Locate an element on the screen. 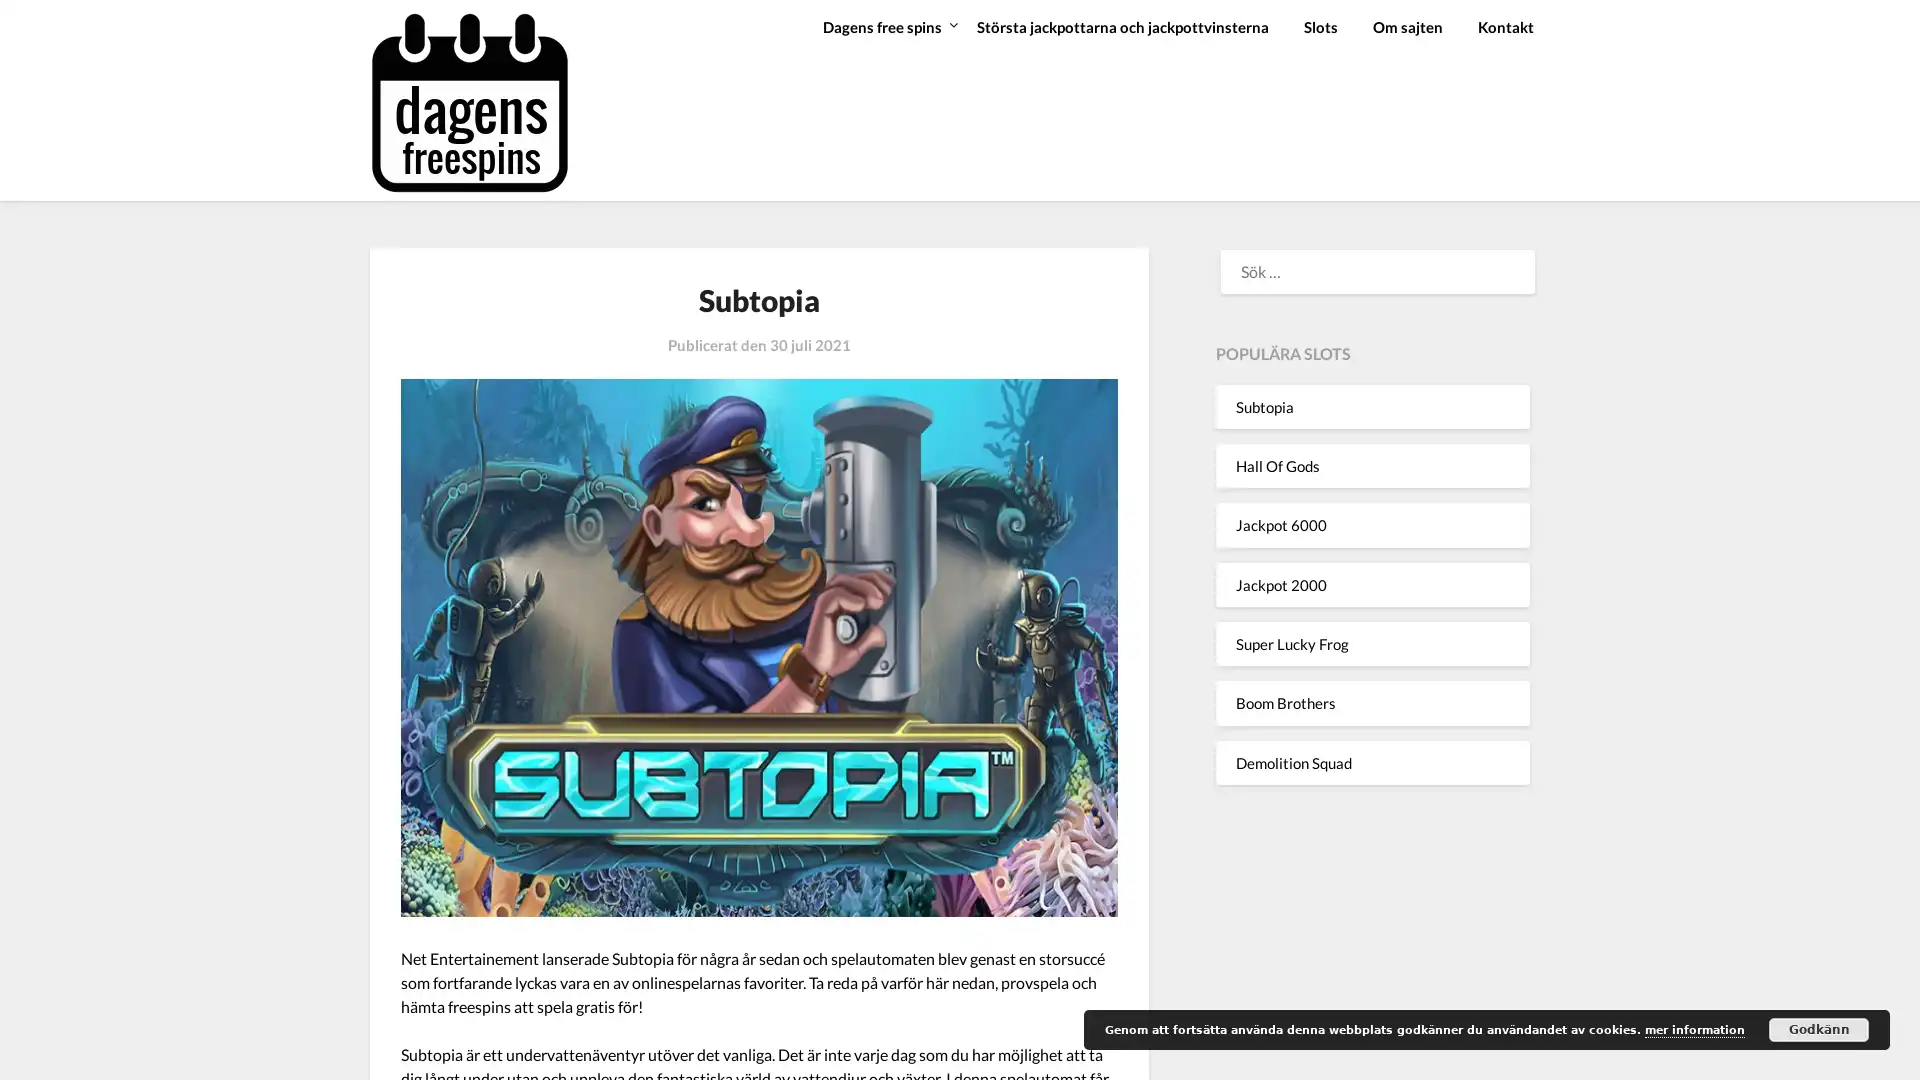  Godkann is located at coordinates (1819, 1029).